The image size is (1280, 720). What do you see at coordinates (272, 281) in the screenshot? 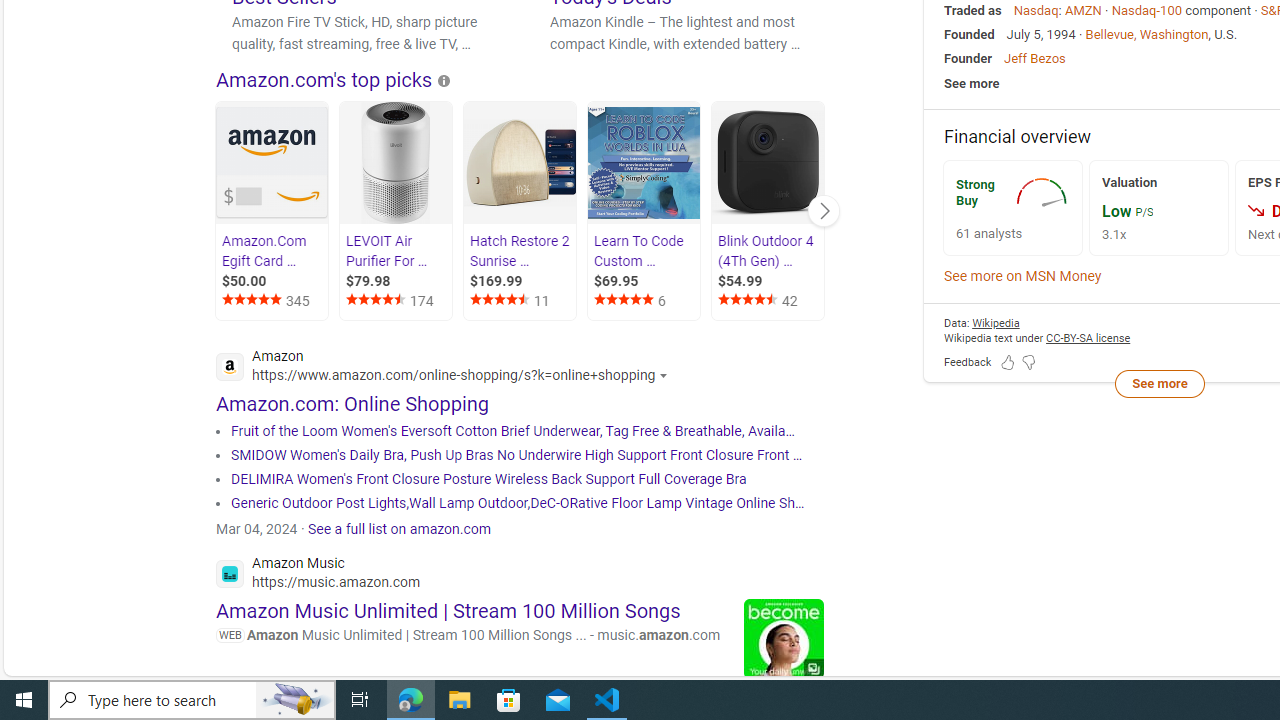
I see `'$50.00'` at bounding box center [272, 281].